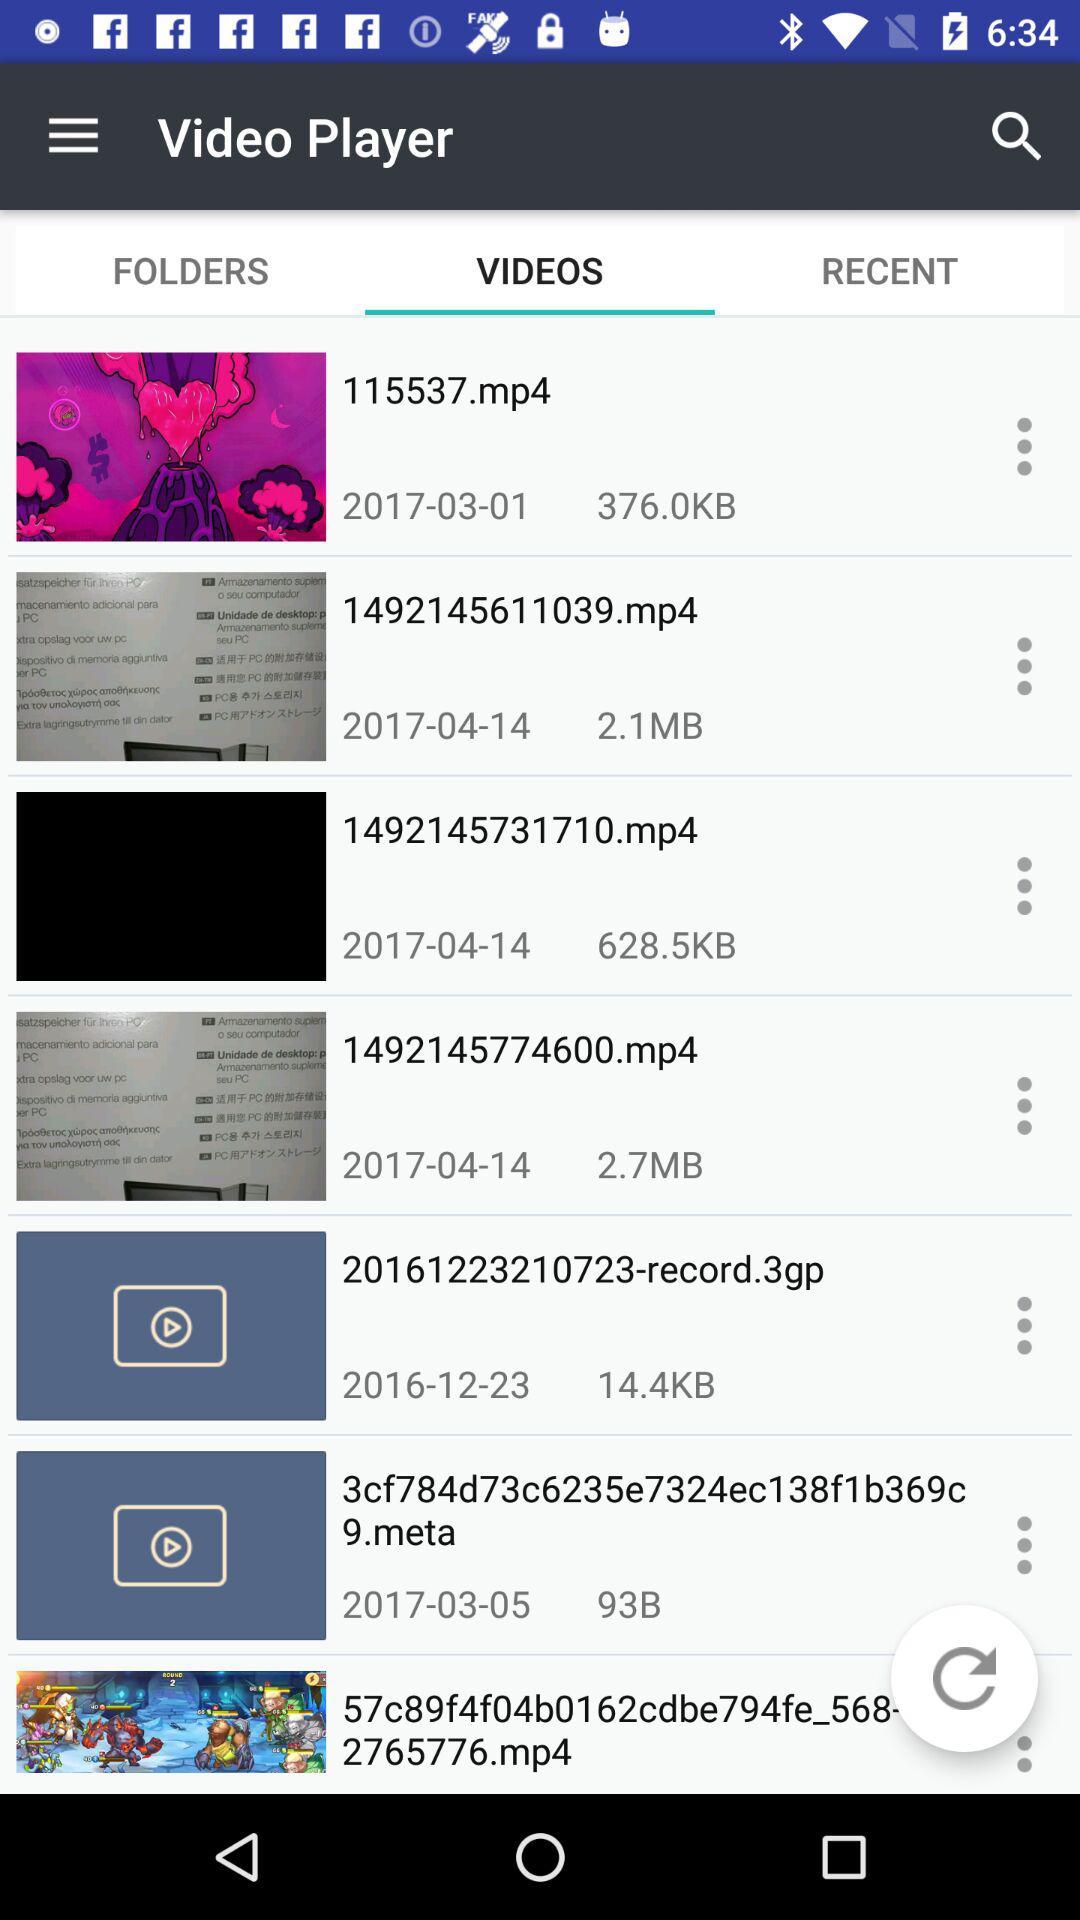 This screenshot has height=1920, width=1080. What do you see at coordinates (1024, 445) in the screenshot?
I see `open options` at bounding box center [1024, 445].